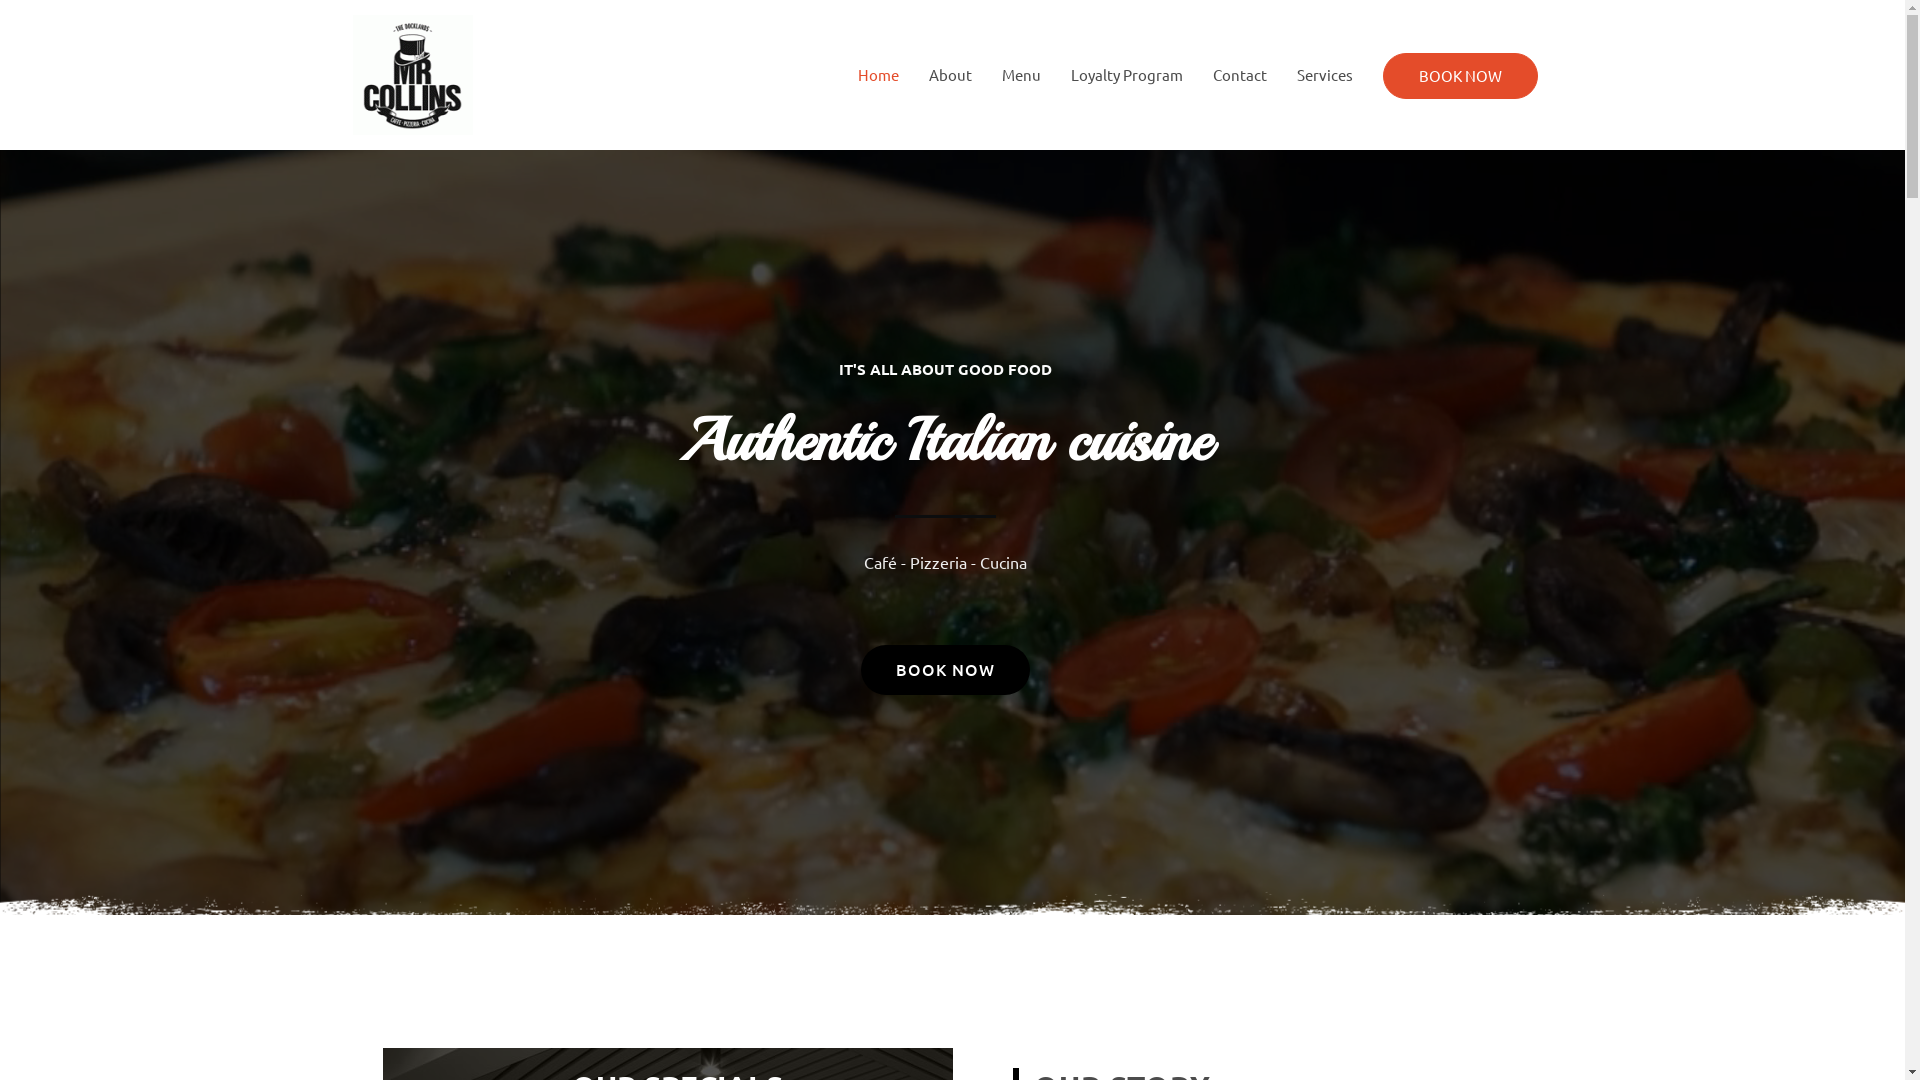 The width and height of the screenshot is (1920, 1080). I want to click on 'Menu', so click(1020, 73).